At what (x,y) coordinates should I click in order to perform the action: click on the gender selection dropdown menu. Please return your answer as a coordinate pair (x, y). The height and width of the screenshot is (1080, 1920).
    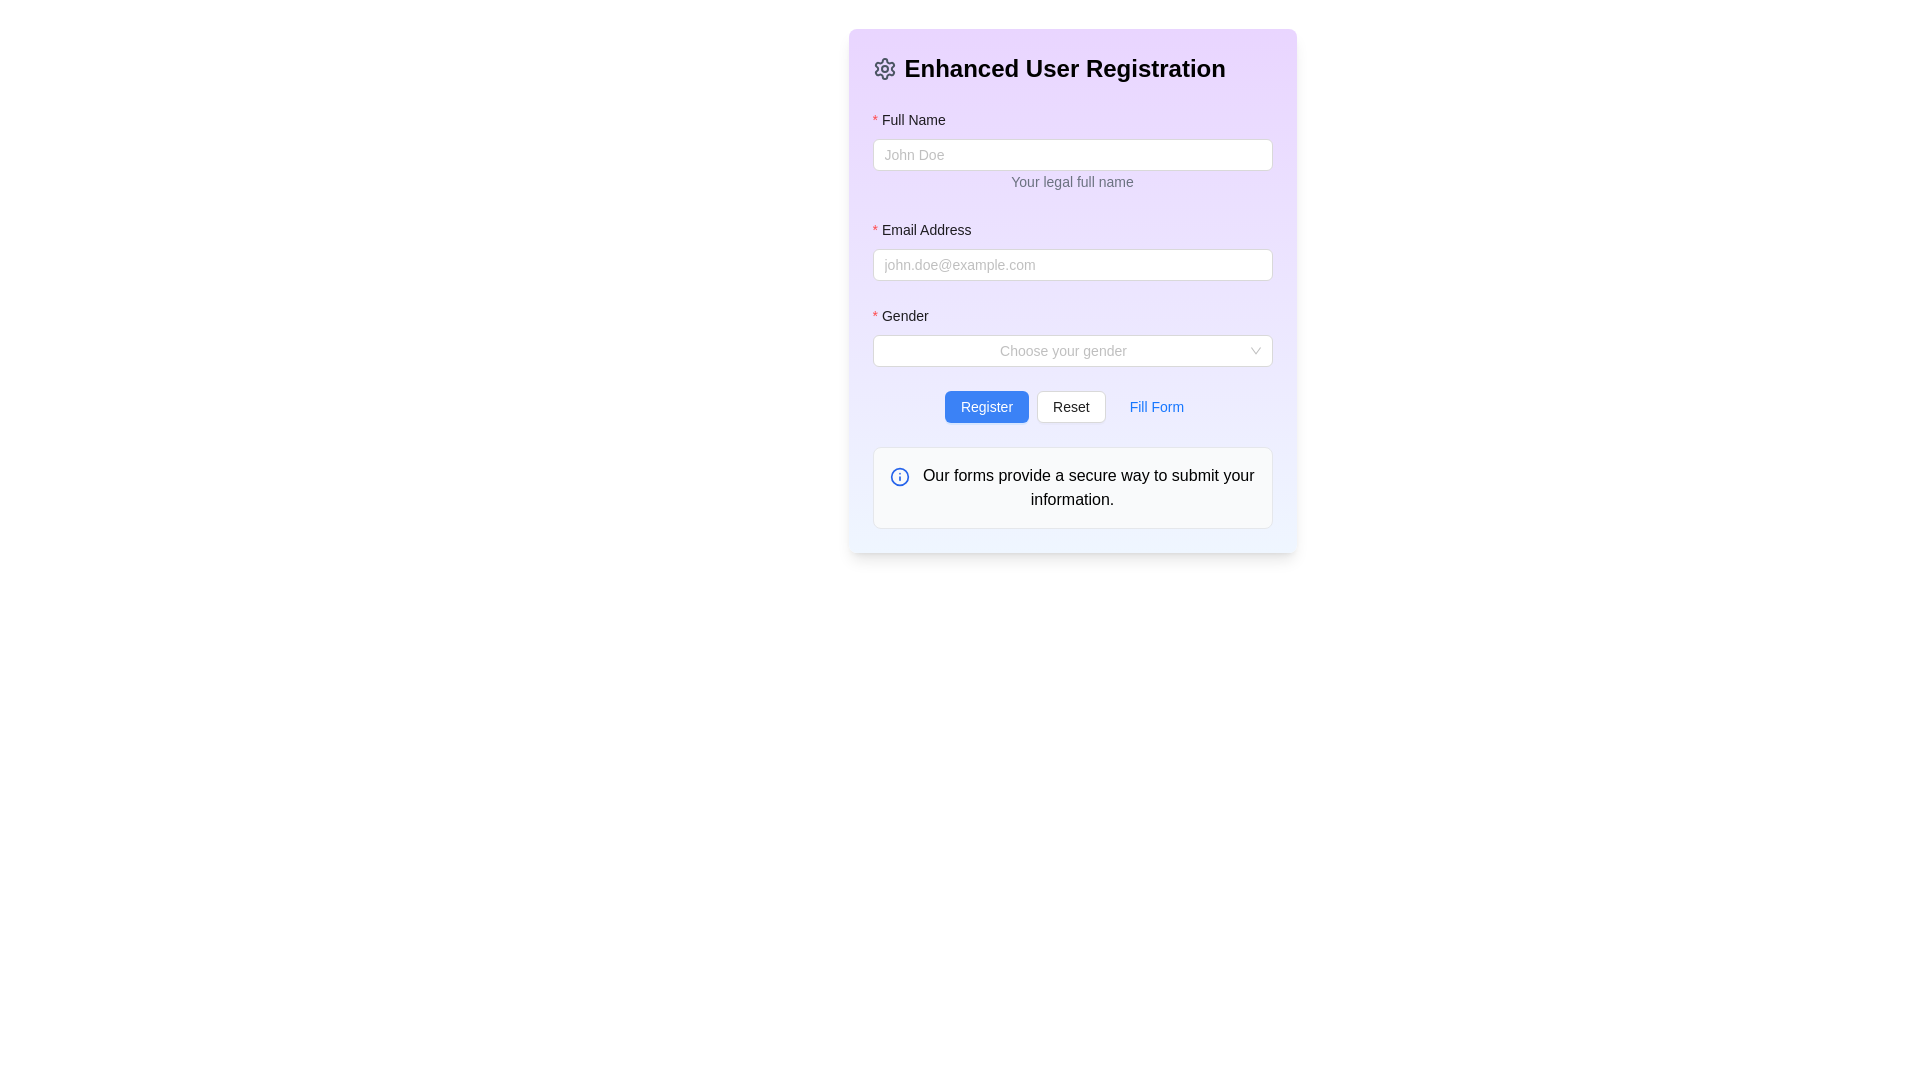
    Looking at the image, I should click on (1071, 350).